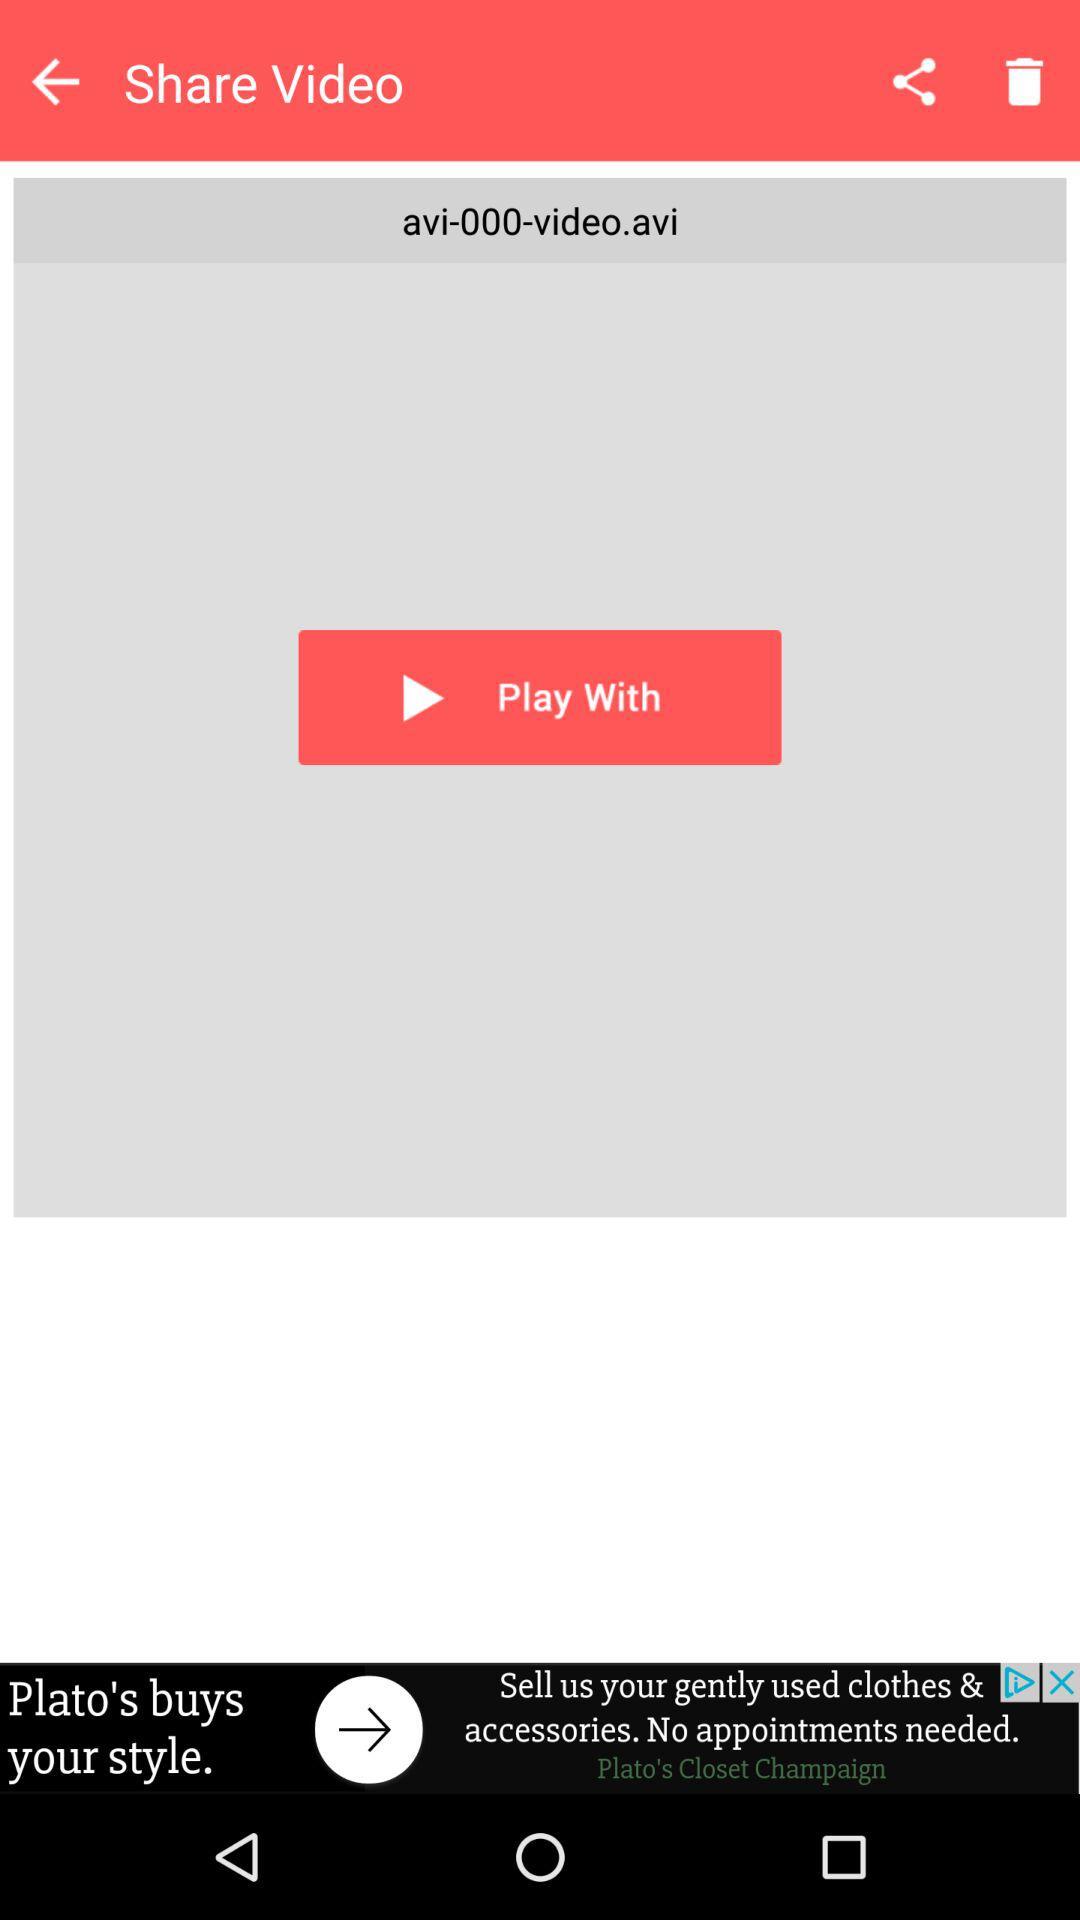 The width and height of the screenshot is (1080, 1920). What do you see at coordinates (540, 1727) in the screenshot?
I see `open advertisement` at bounding box center [540, 1727].